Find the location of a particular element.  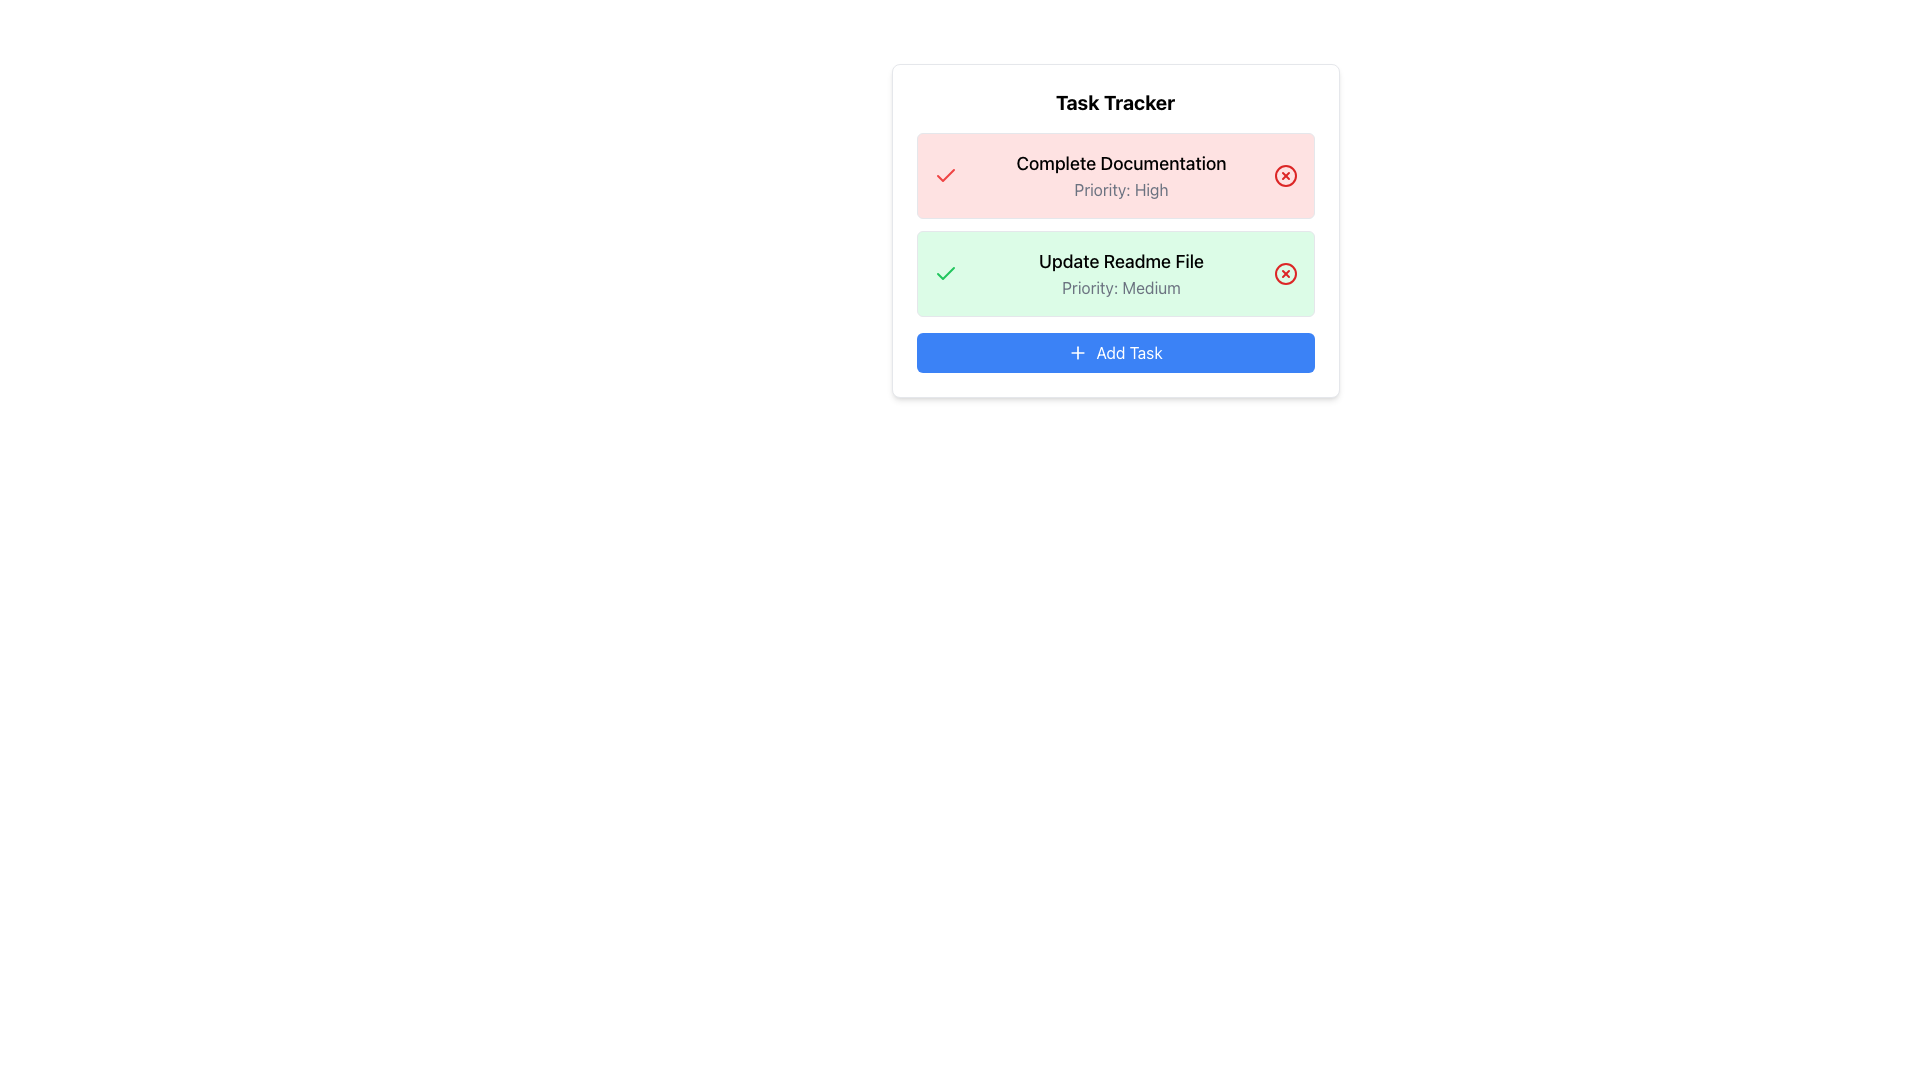

the SVG plus icon located to the left of the 'Add Task' button is located at coordinates (1077, 352).